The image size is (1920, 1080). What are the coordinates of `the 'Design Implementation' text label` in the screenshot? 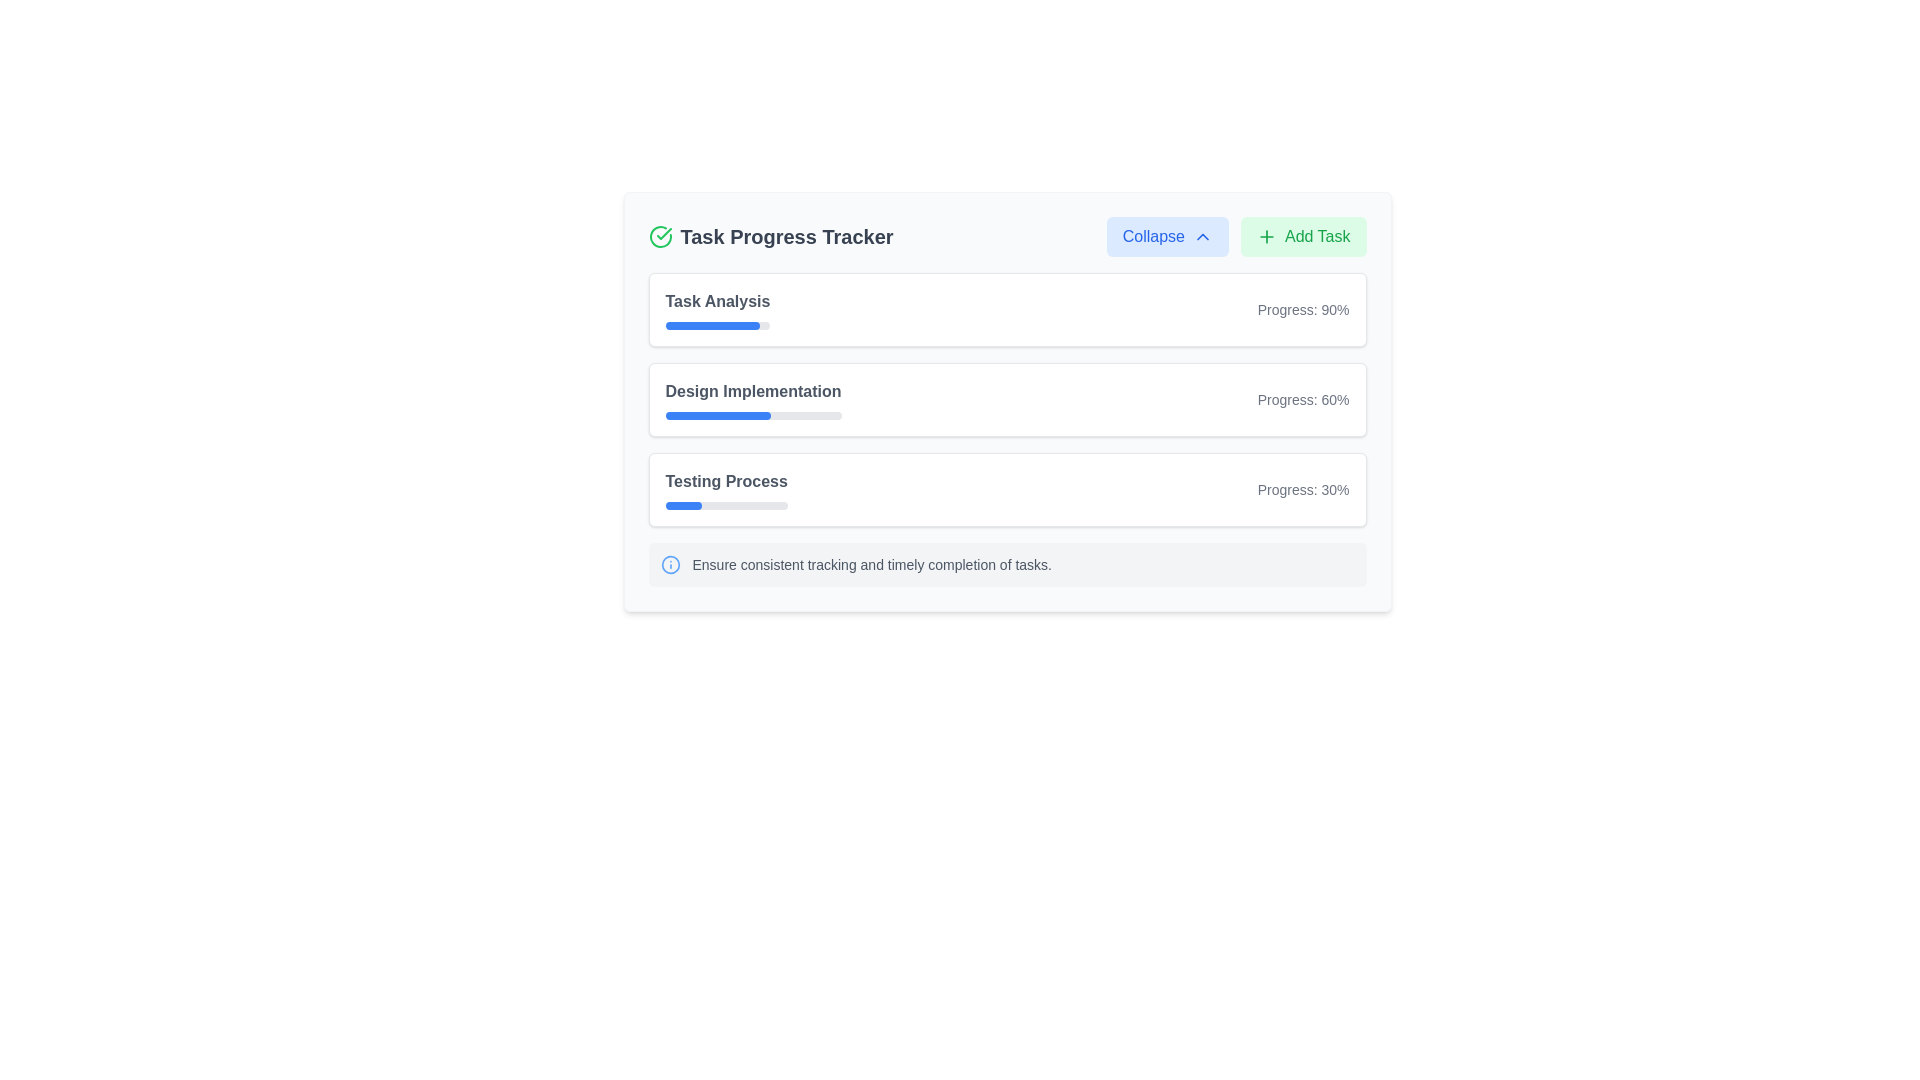 It's located at (752, 392).